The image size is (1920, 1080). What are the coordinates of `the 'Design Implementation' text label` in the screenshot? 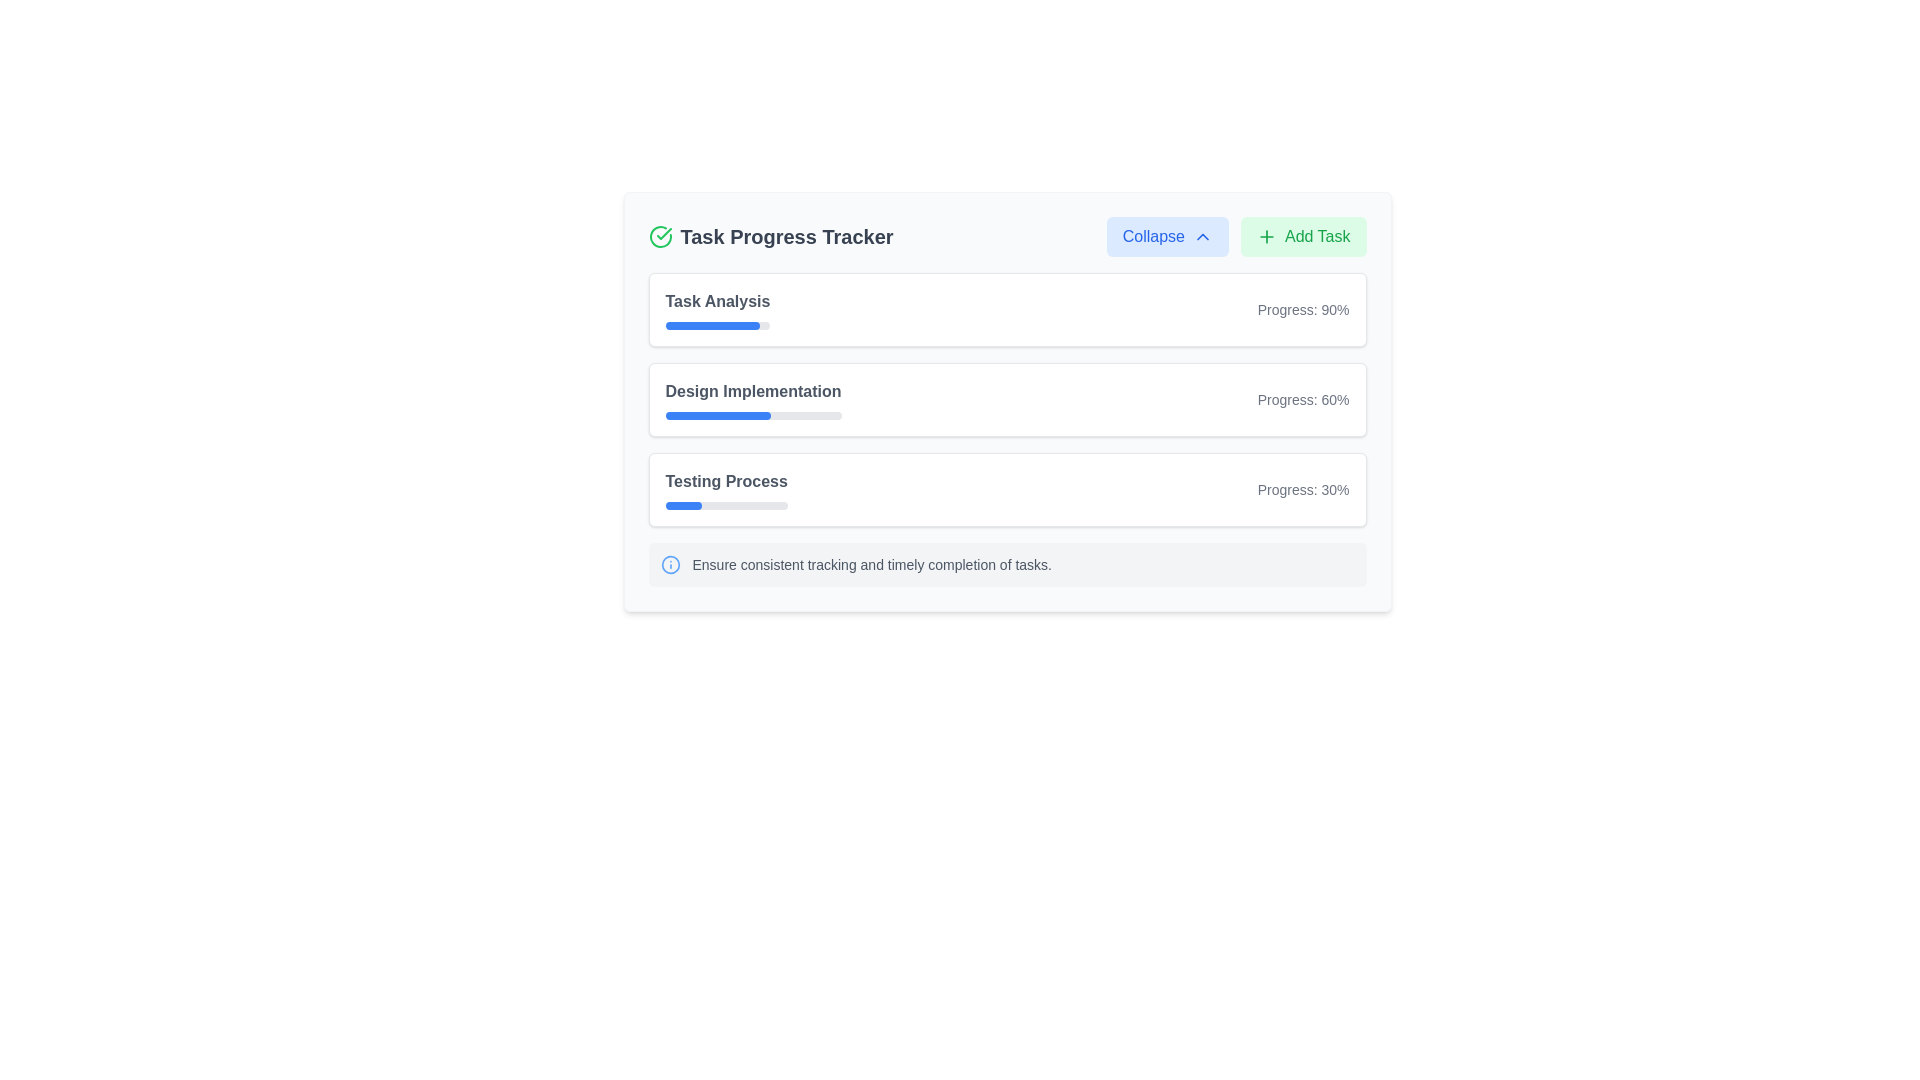 It's located at (752, 392).